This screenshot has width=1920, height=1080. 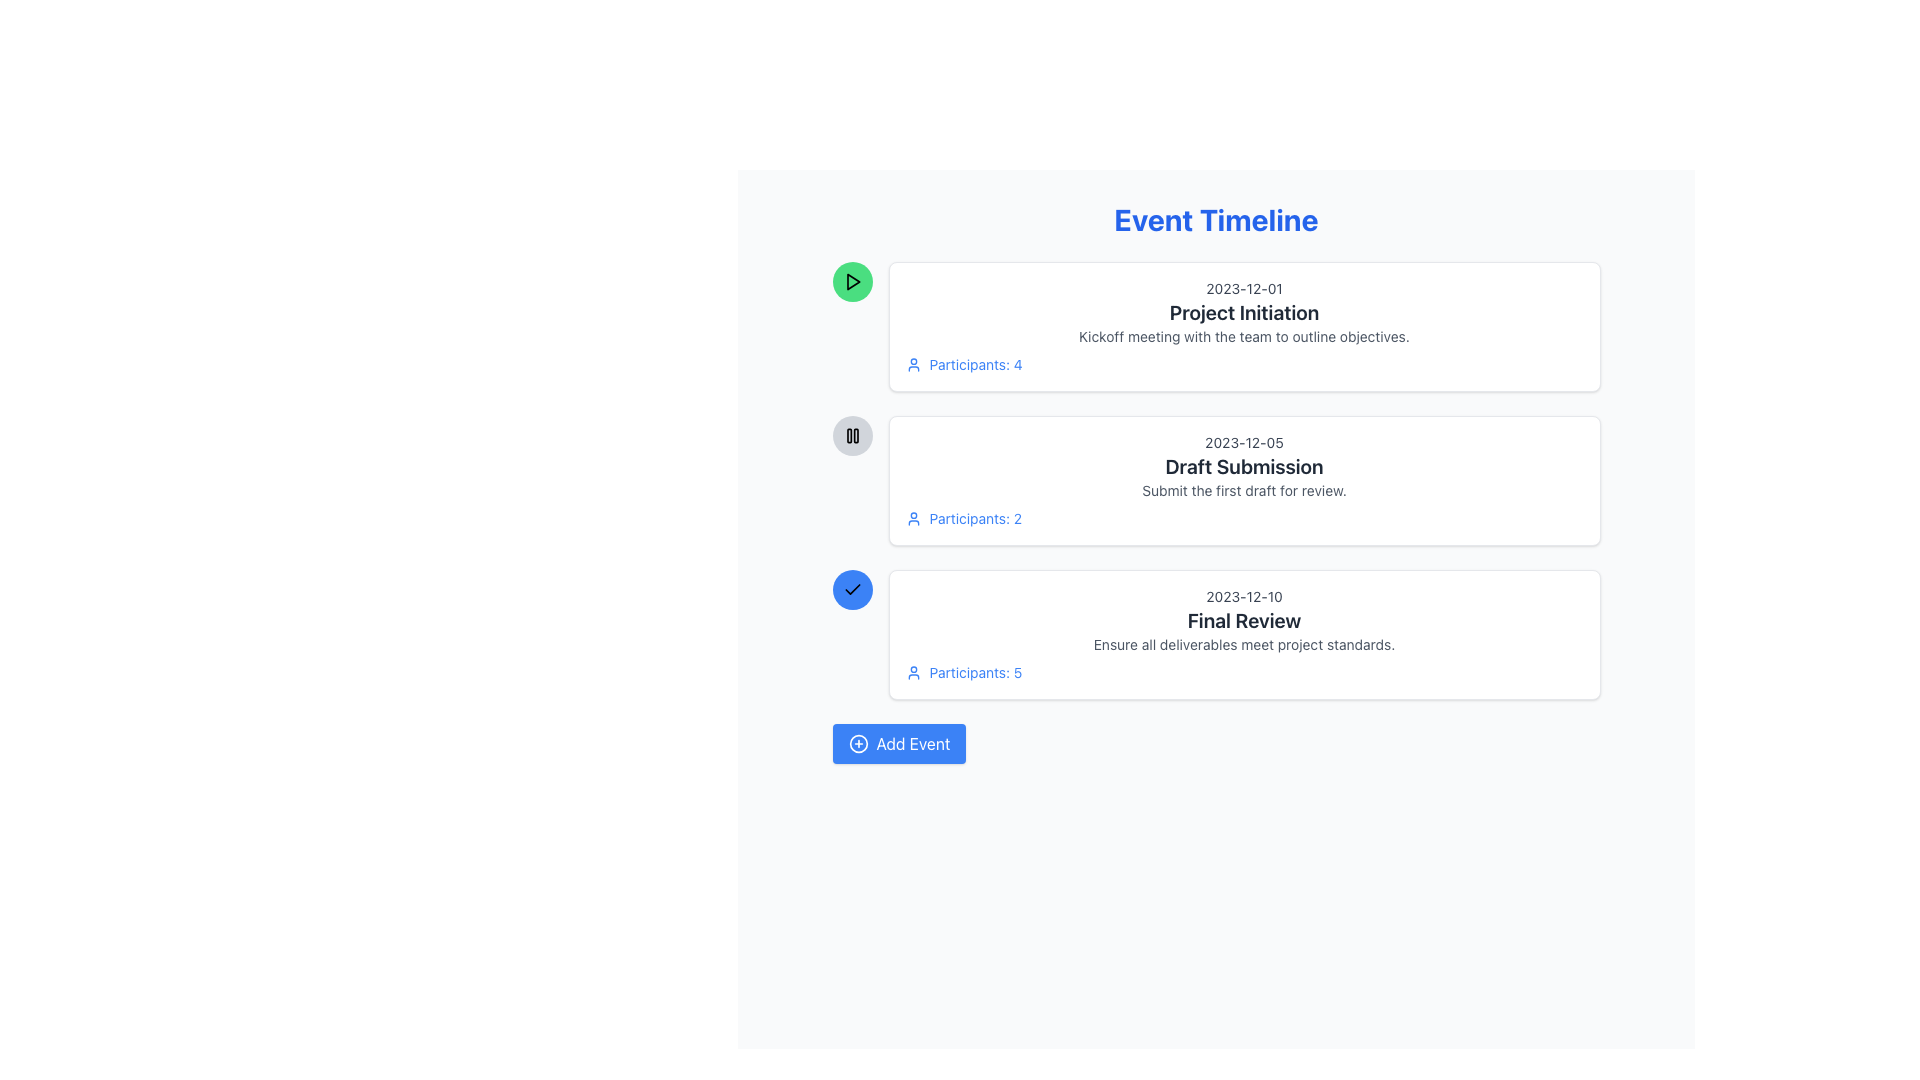 What do you see at coordinates (858, 744) in the screenshot?
I see `the Decorative Icon, a small circular icon with a blue outline and a plus sign in the center, located to the left of the 'Add Event' button text at the bottom of the interface` at bounding box center [858, 744].